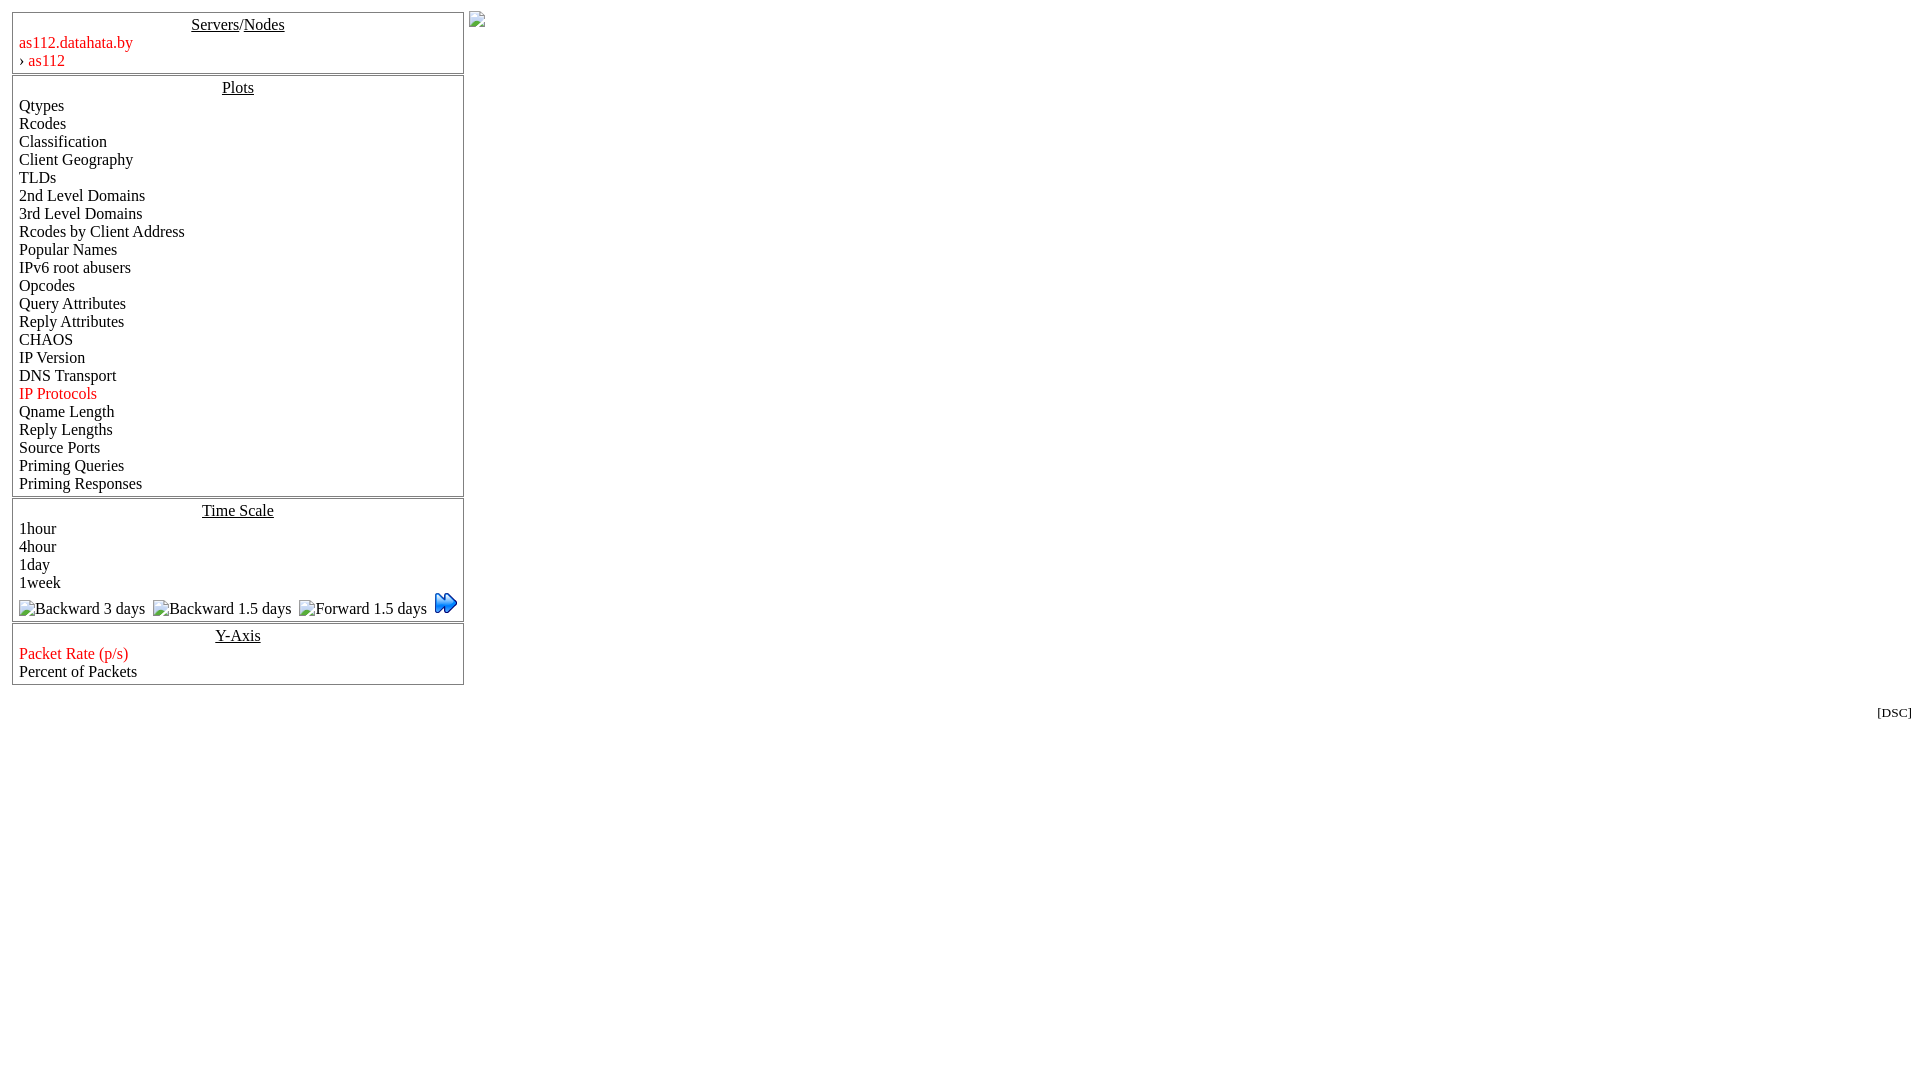  I want to click on 'Qname Length', so click(19, 410).